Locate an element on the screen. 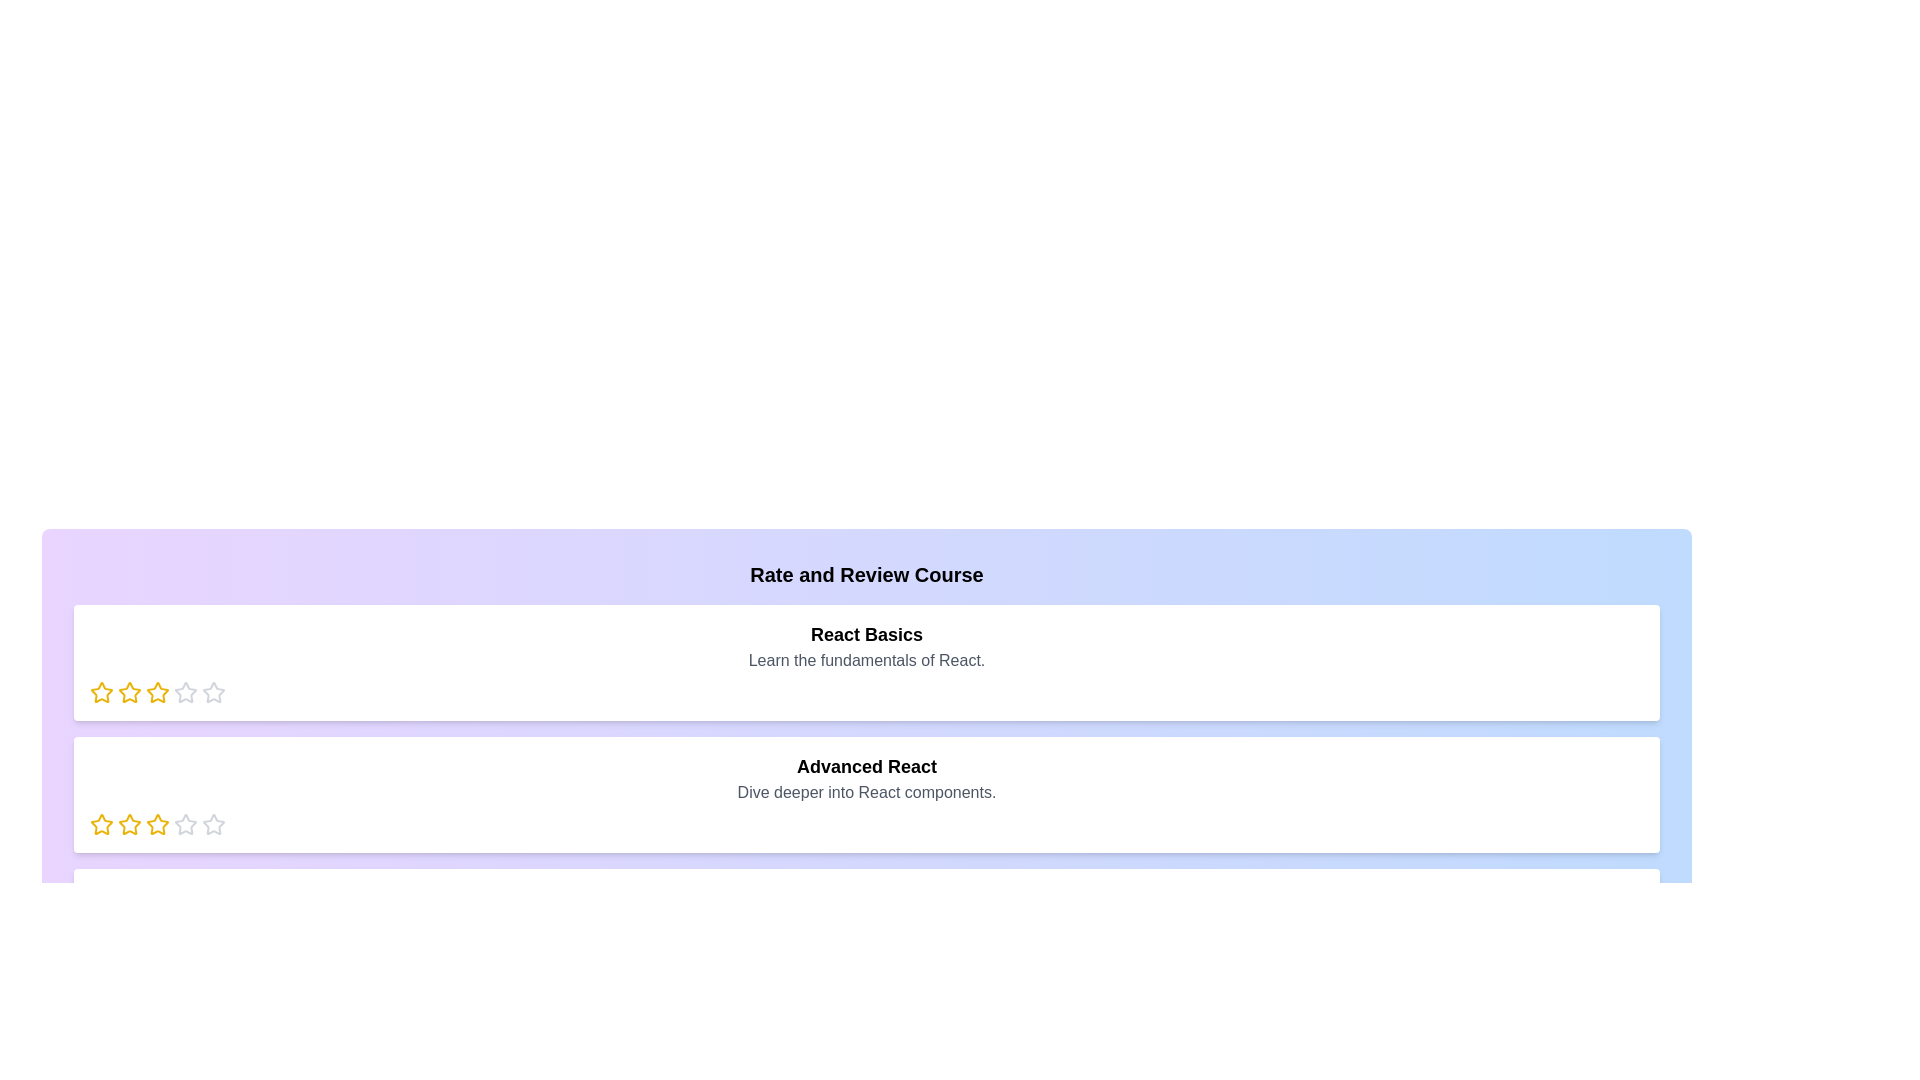 The width and height of the screenshot is (1920, 1080). the text element that reads 'Learn the fundamentals of React.', which is positioned below the heading 'React Basics' and above a line of star ratings is located at coordinates (867, 660).